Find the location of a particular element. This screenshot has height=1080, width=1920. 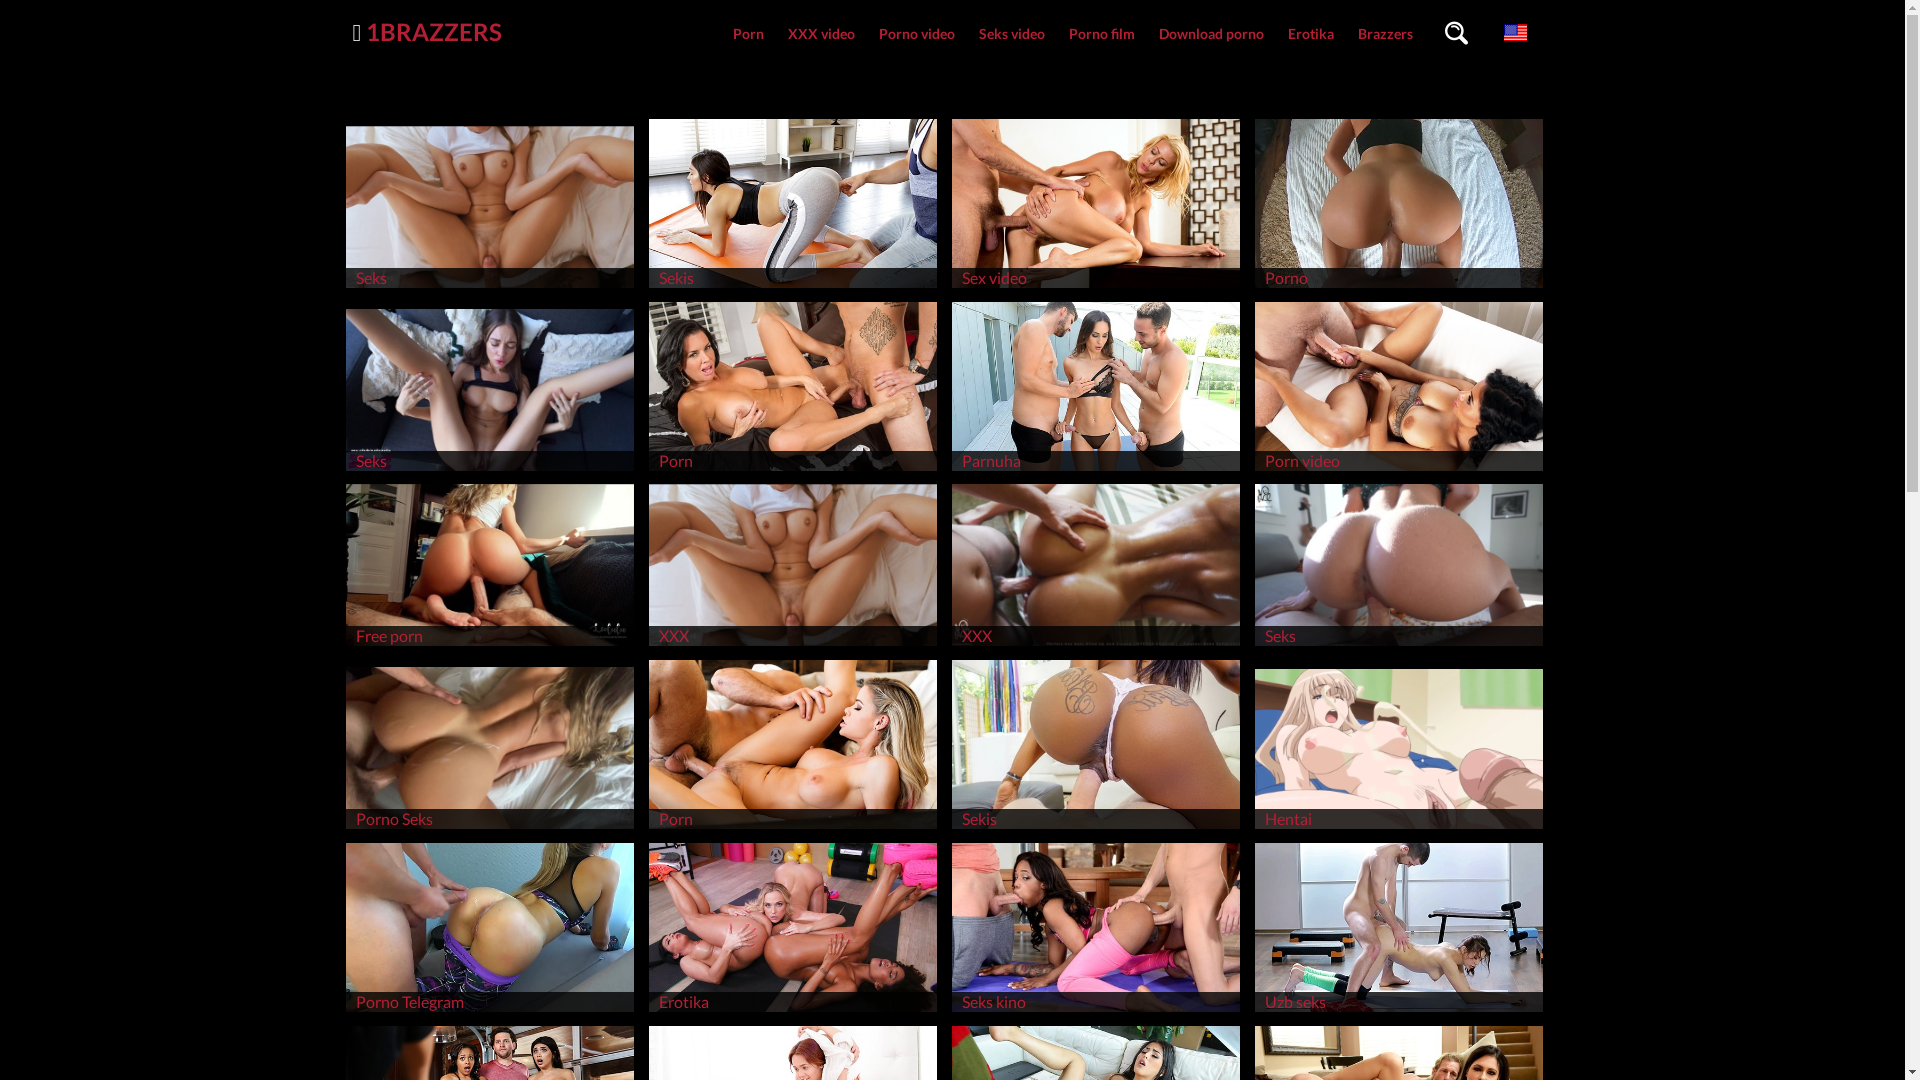

'Seks video' is located at coordinates (1011, 34).